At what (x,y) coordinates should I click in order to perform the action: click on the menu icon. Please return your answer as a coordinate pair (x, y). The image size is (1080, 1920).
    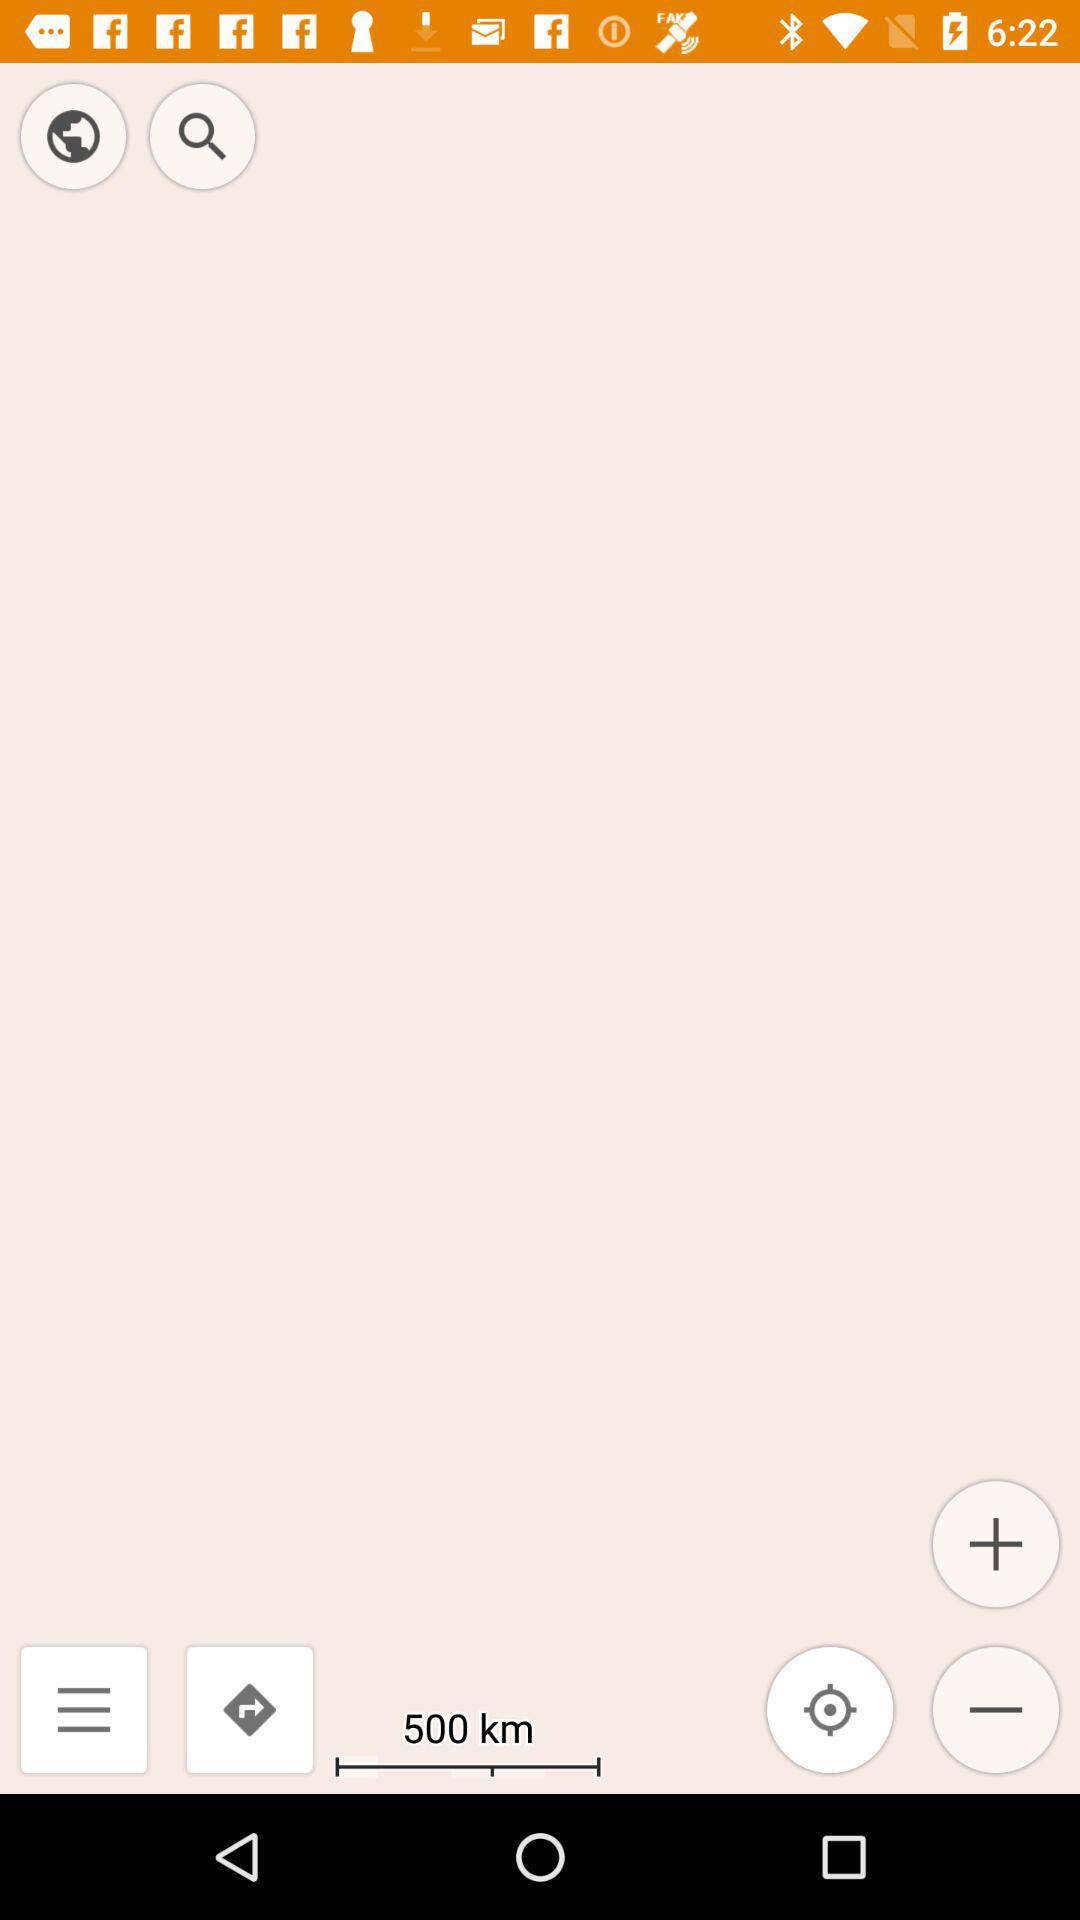
    Looking at the image, I should click on (83, 1708).